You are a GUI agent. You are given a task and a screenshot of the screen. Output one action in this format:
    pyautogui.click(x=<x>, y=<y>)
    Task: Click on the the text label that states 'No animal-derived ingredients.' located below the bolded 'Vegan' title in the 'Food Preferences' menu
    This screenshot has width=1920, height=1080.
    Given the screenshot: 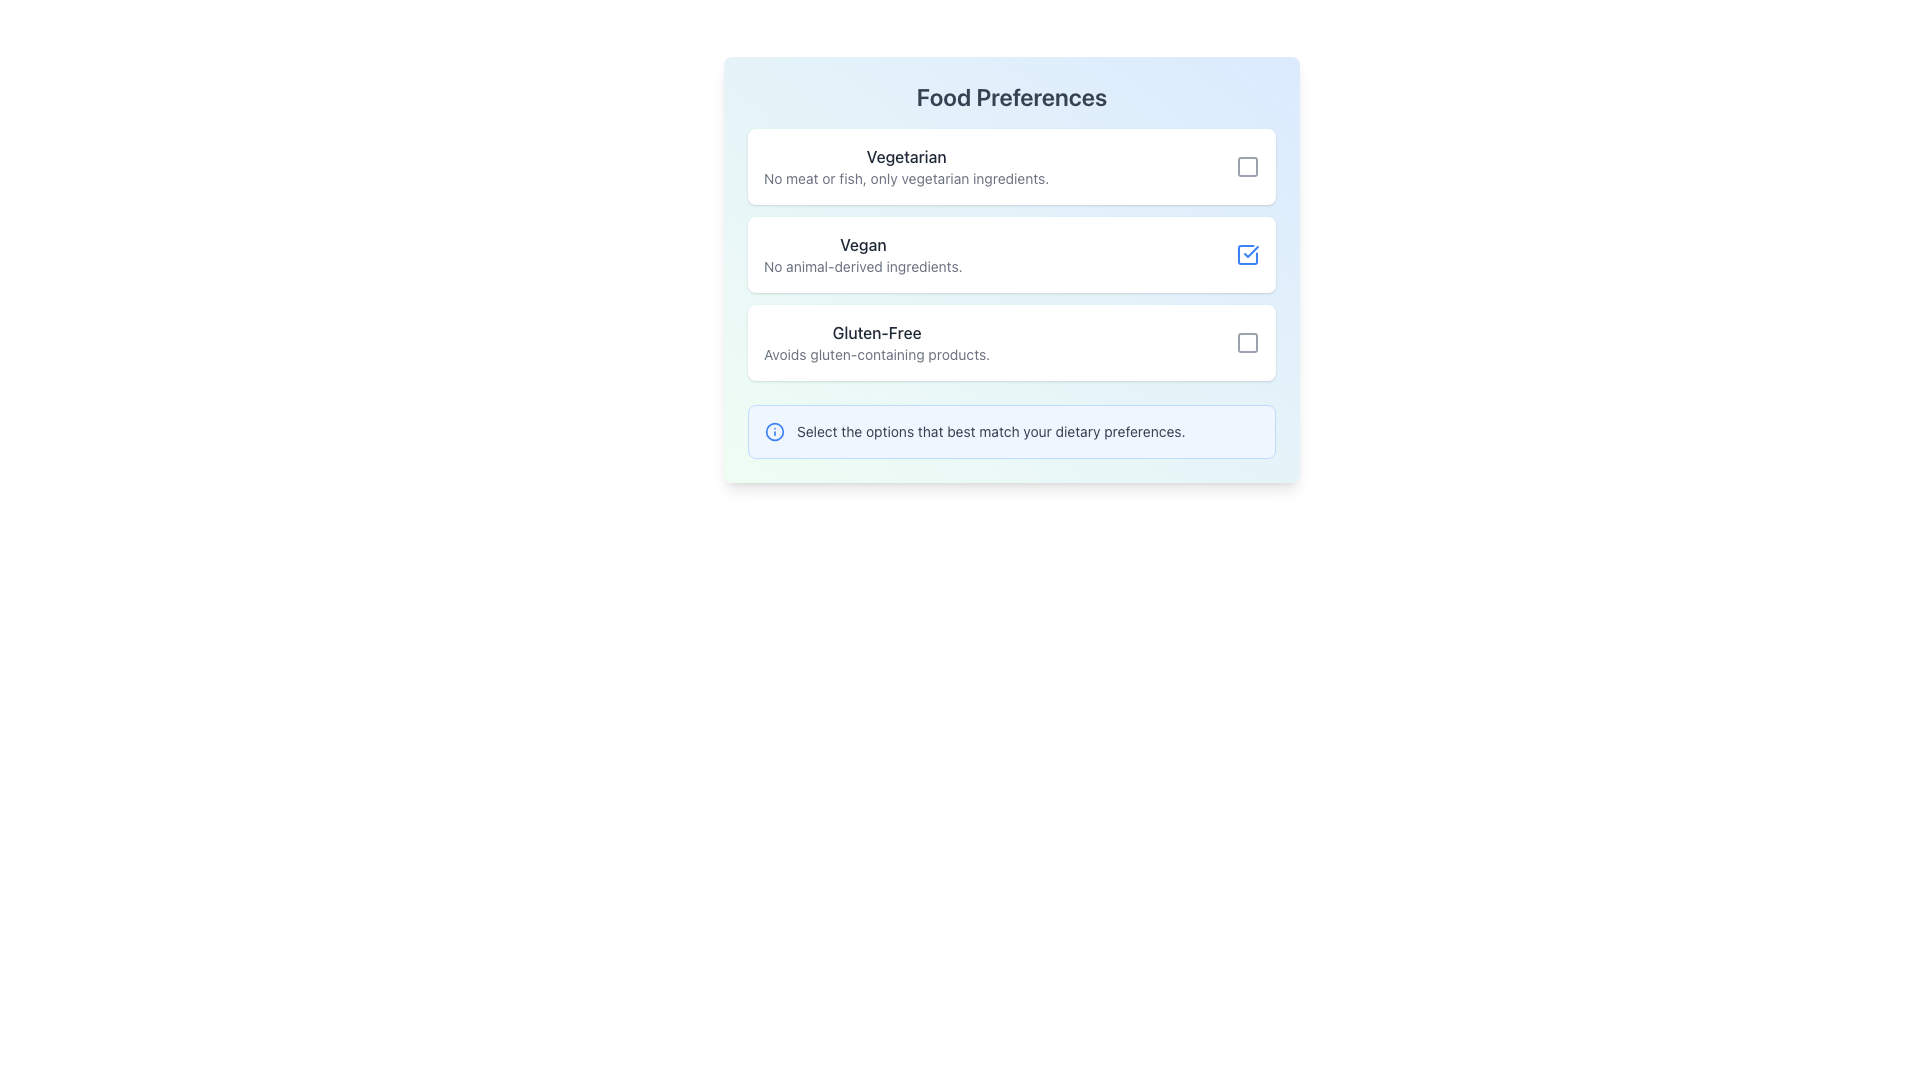 What is the action you would take?
    pyautogui.click(x=863, y=265)
    